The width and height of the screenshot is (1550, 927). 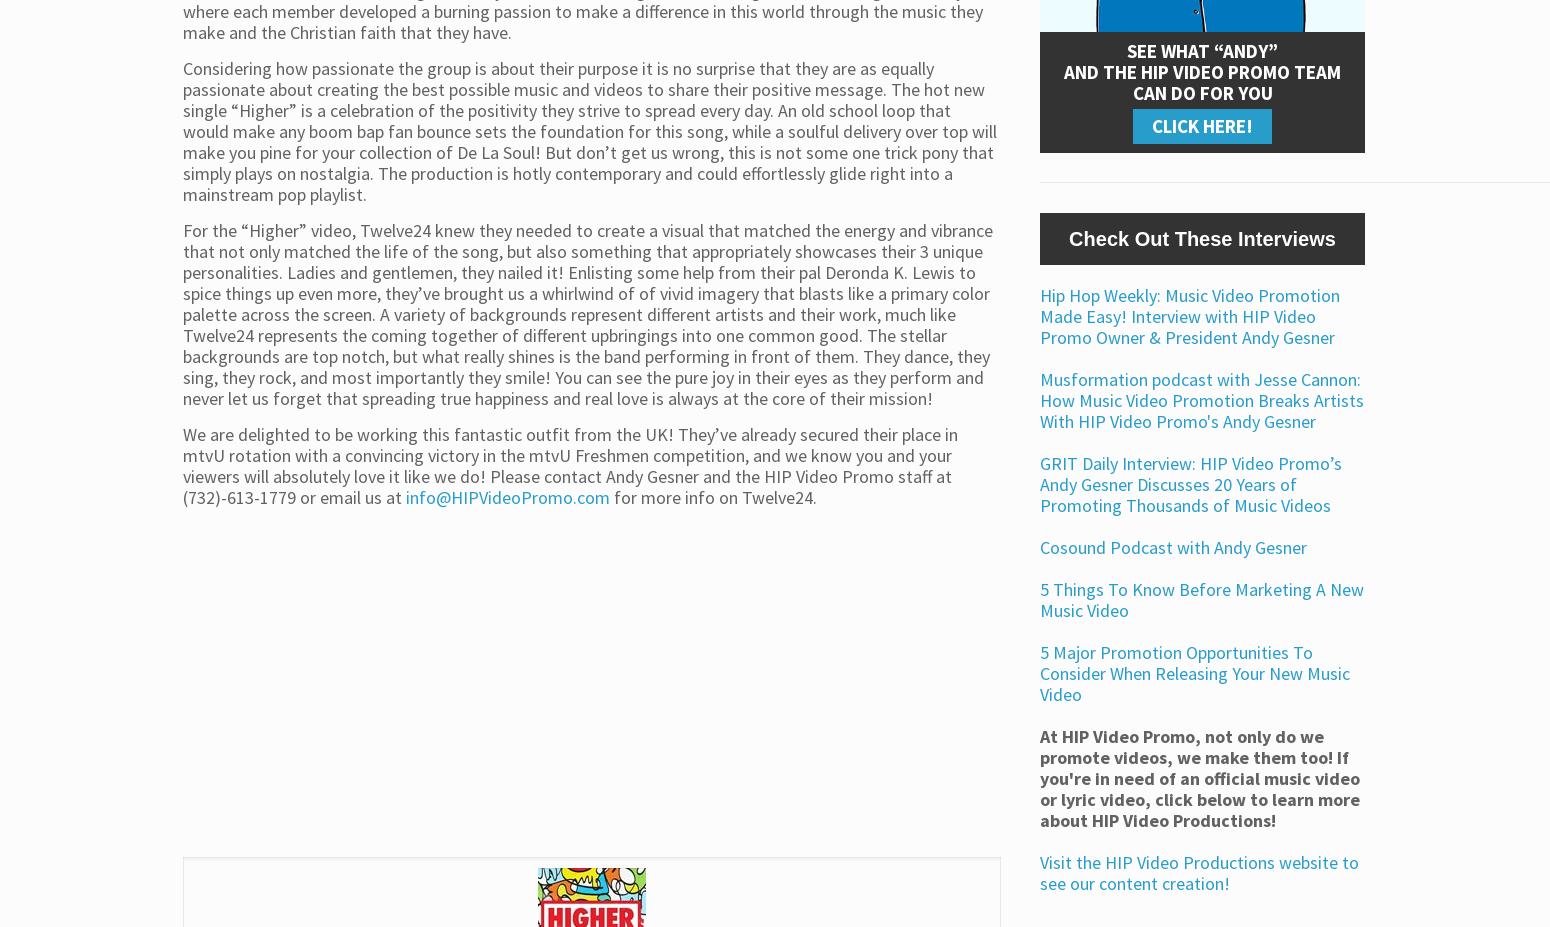 What do you see at coordinates (570, 464) in the screenshot?
I see `'We are delighted to be working this fantastic outfit from the UK! They’ve already secured their place in mtvU rotation with a convincing victory in the mtvU Freshmen competition, and we know you and your viewers will absolutely love it like we do! Please contact Andy Gesner and the HIP Video Promo staff at (732)-613-1779 or email us at'` at bounding box center [570, 464].